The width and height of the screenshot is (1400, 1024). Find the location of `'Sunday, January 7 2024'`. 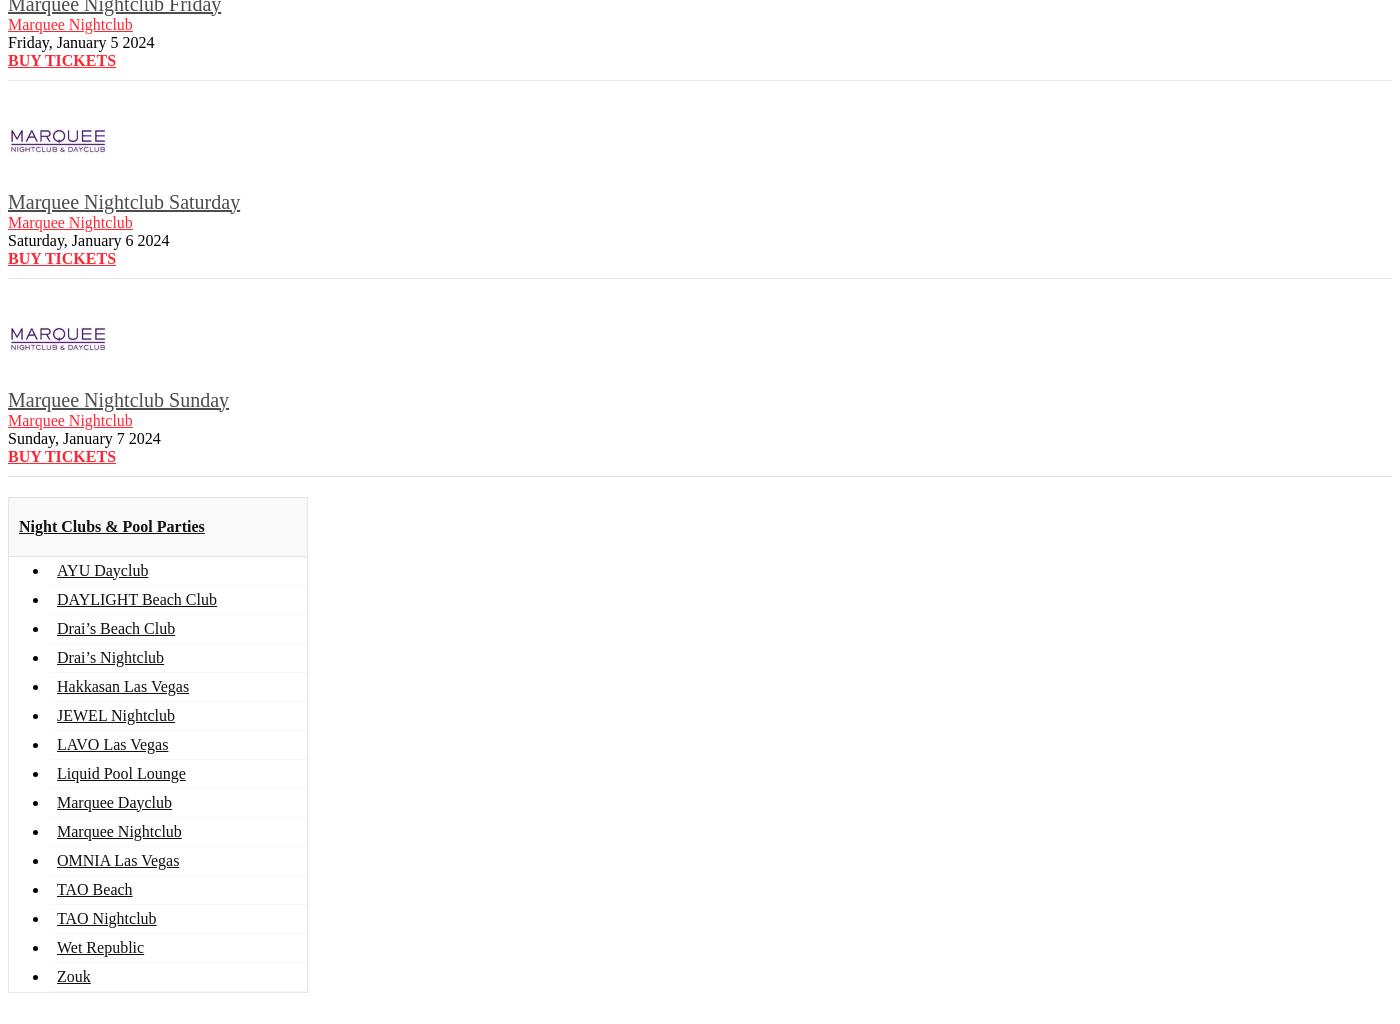

'Sunday, January 7 2024' is located at coordinates (84, 437).